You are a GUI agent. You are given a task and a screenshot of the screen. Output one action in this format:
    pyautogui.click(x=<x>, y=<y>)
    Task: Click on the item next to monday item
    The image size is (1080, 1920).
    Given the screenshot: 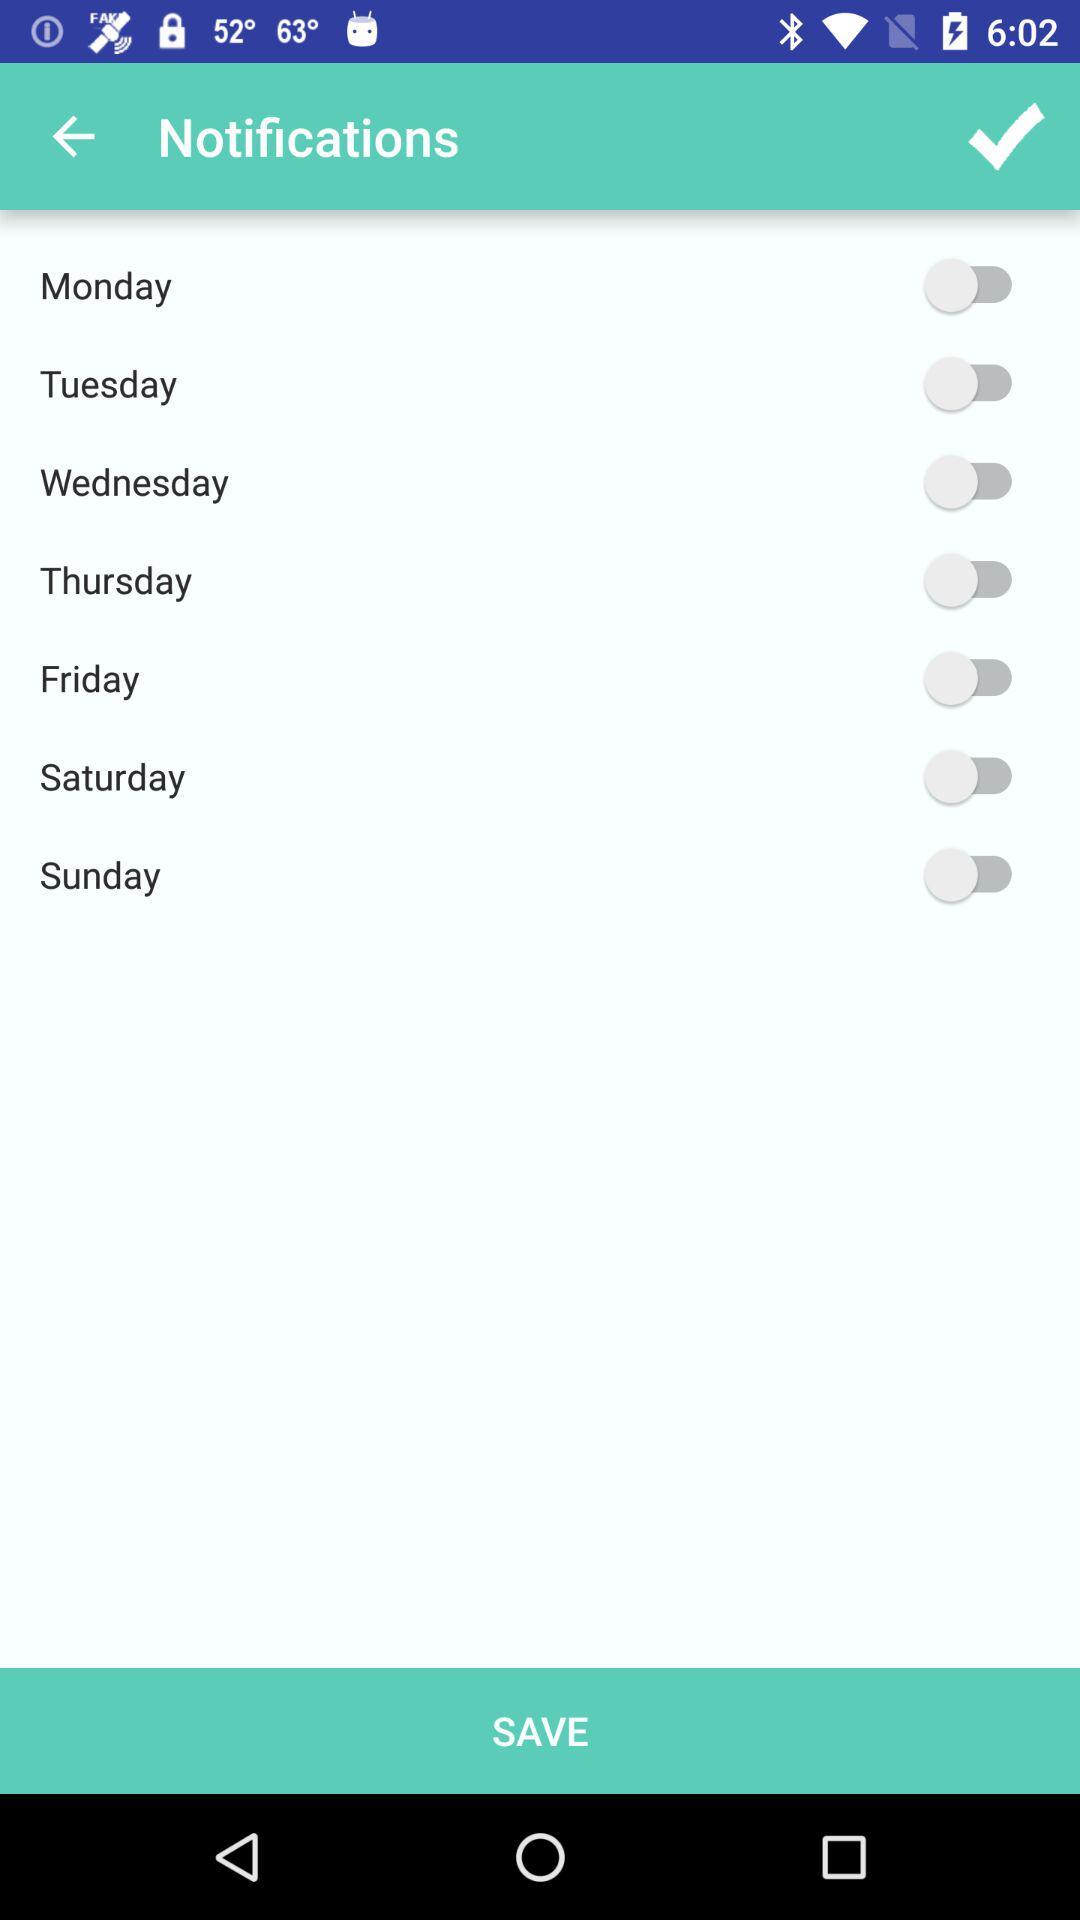 What is the action you would take?
    pyautogui.click(x=872, y=284)
    